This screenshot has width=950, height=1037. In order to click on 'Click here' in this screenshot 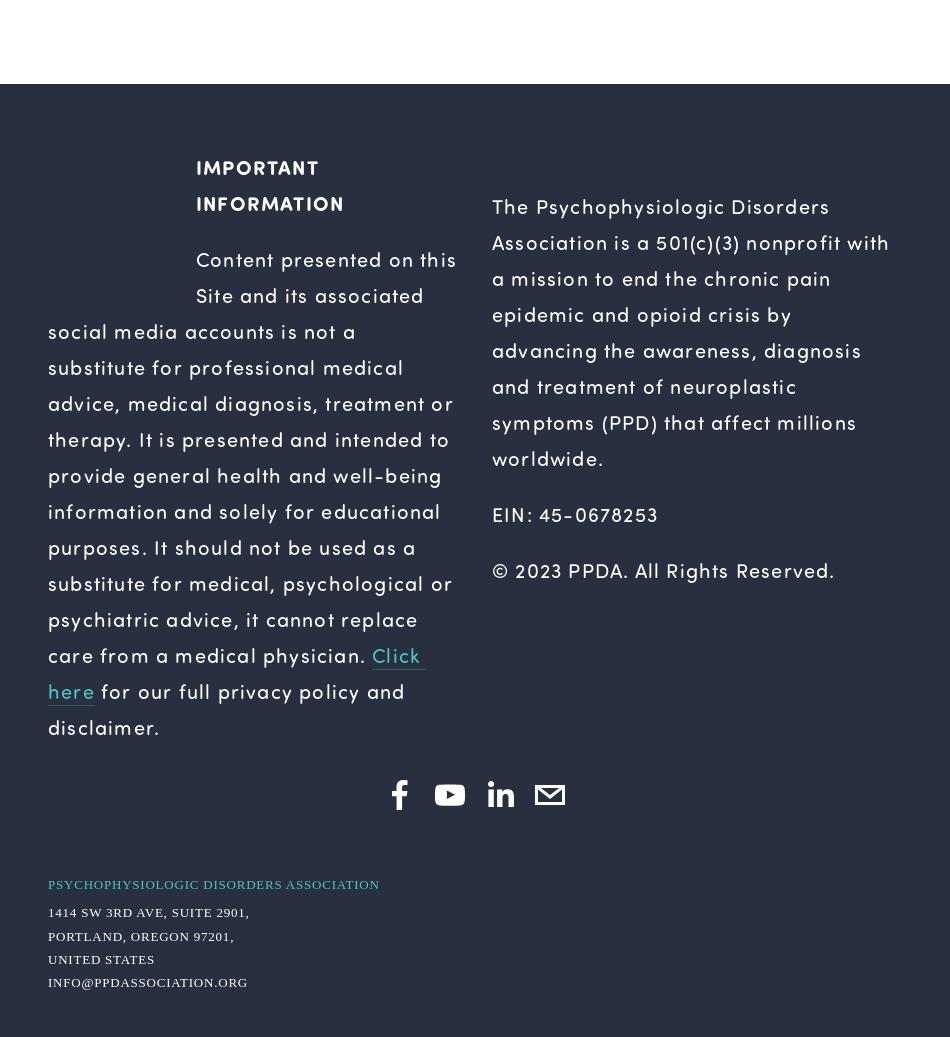, I will do `click(237, 672)`.